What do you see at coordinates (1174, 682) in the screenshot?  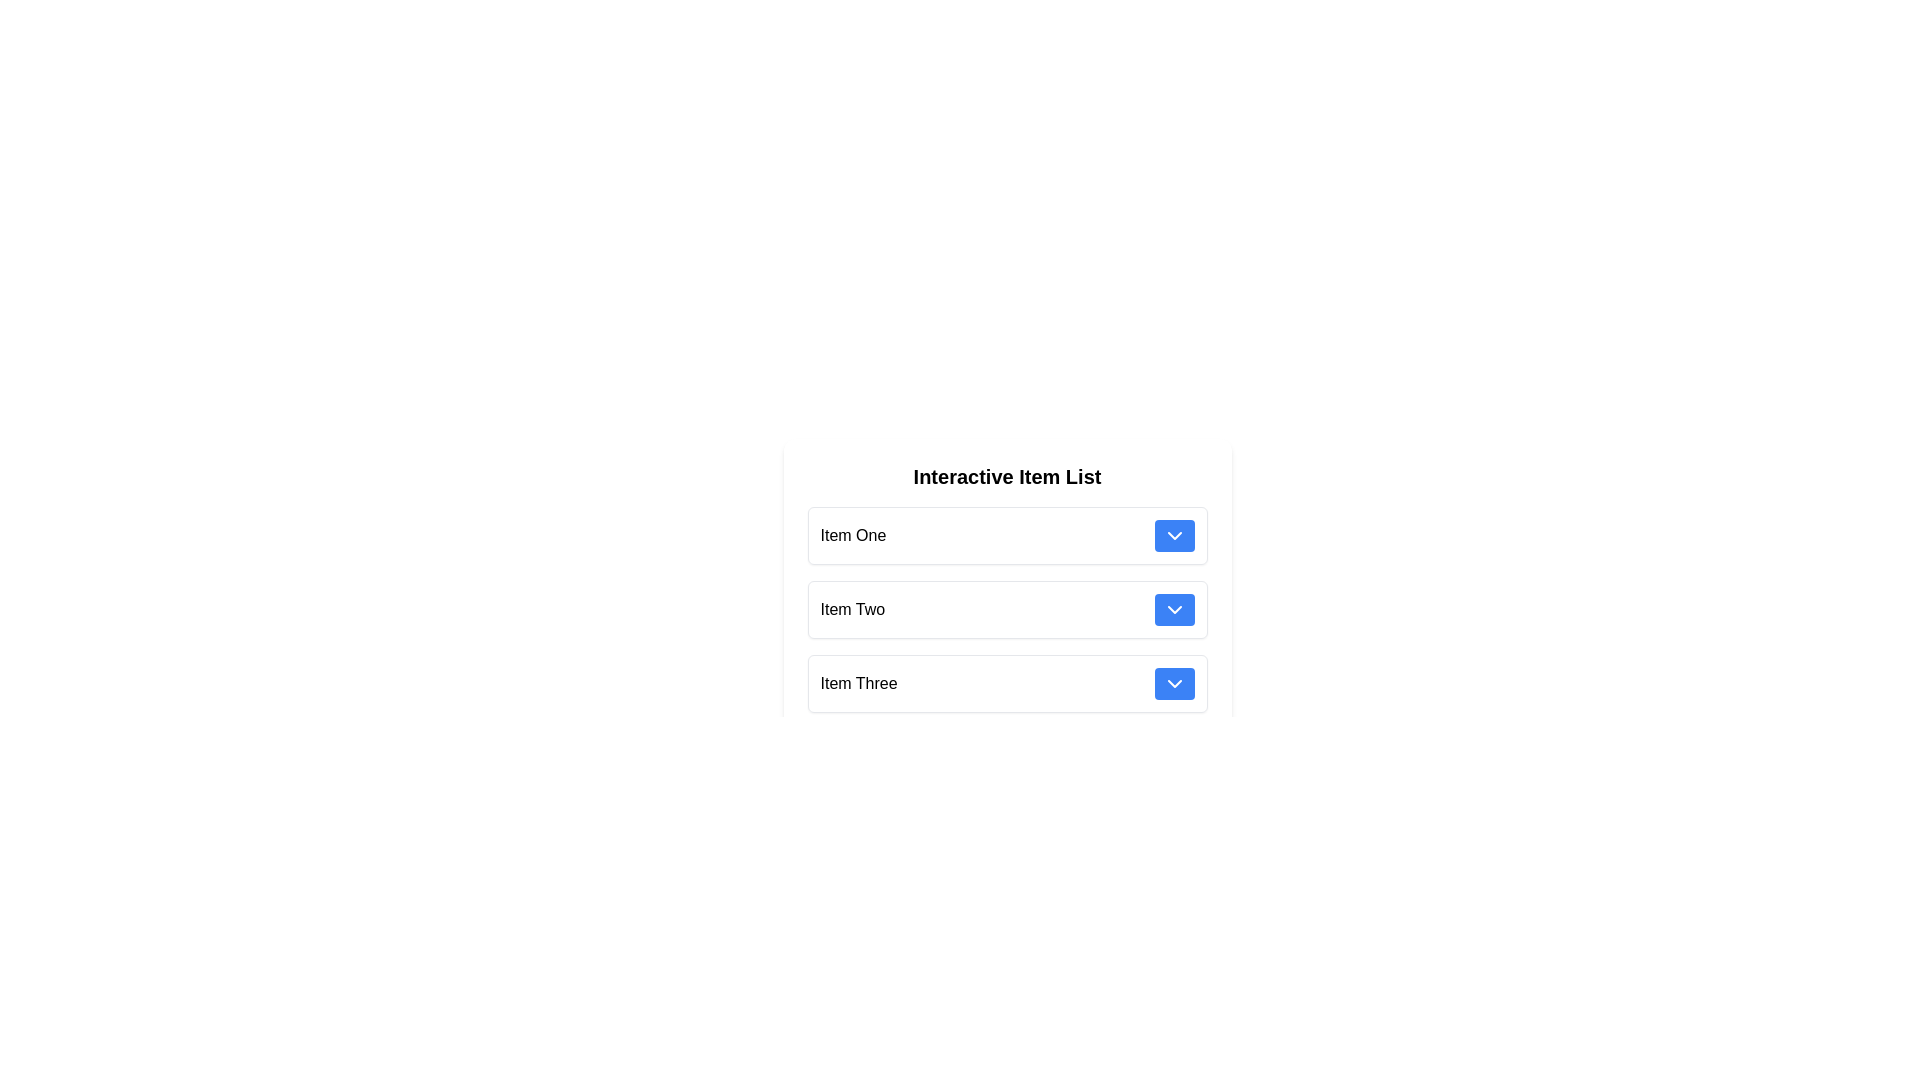 I see `the downward-pointing chevron icon located within the blue rectangular button of the 'Item Three' row` at bounding box center [1174, 682].